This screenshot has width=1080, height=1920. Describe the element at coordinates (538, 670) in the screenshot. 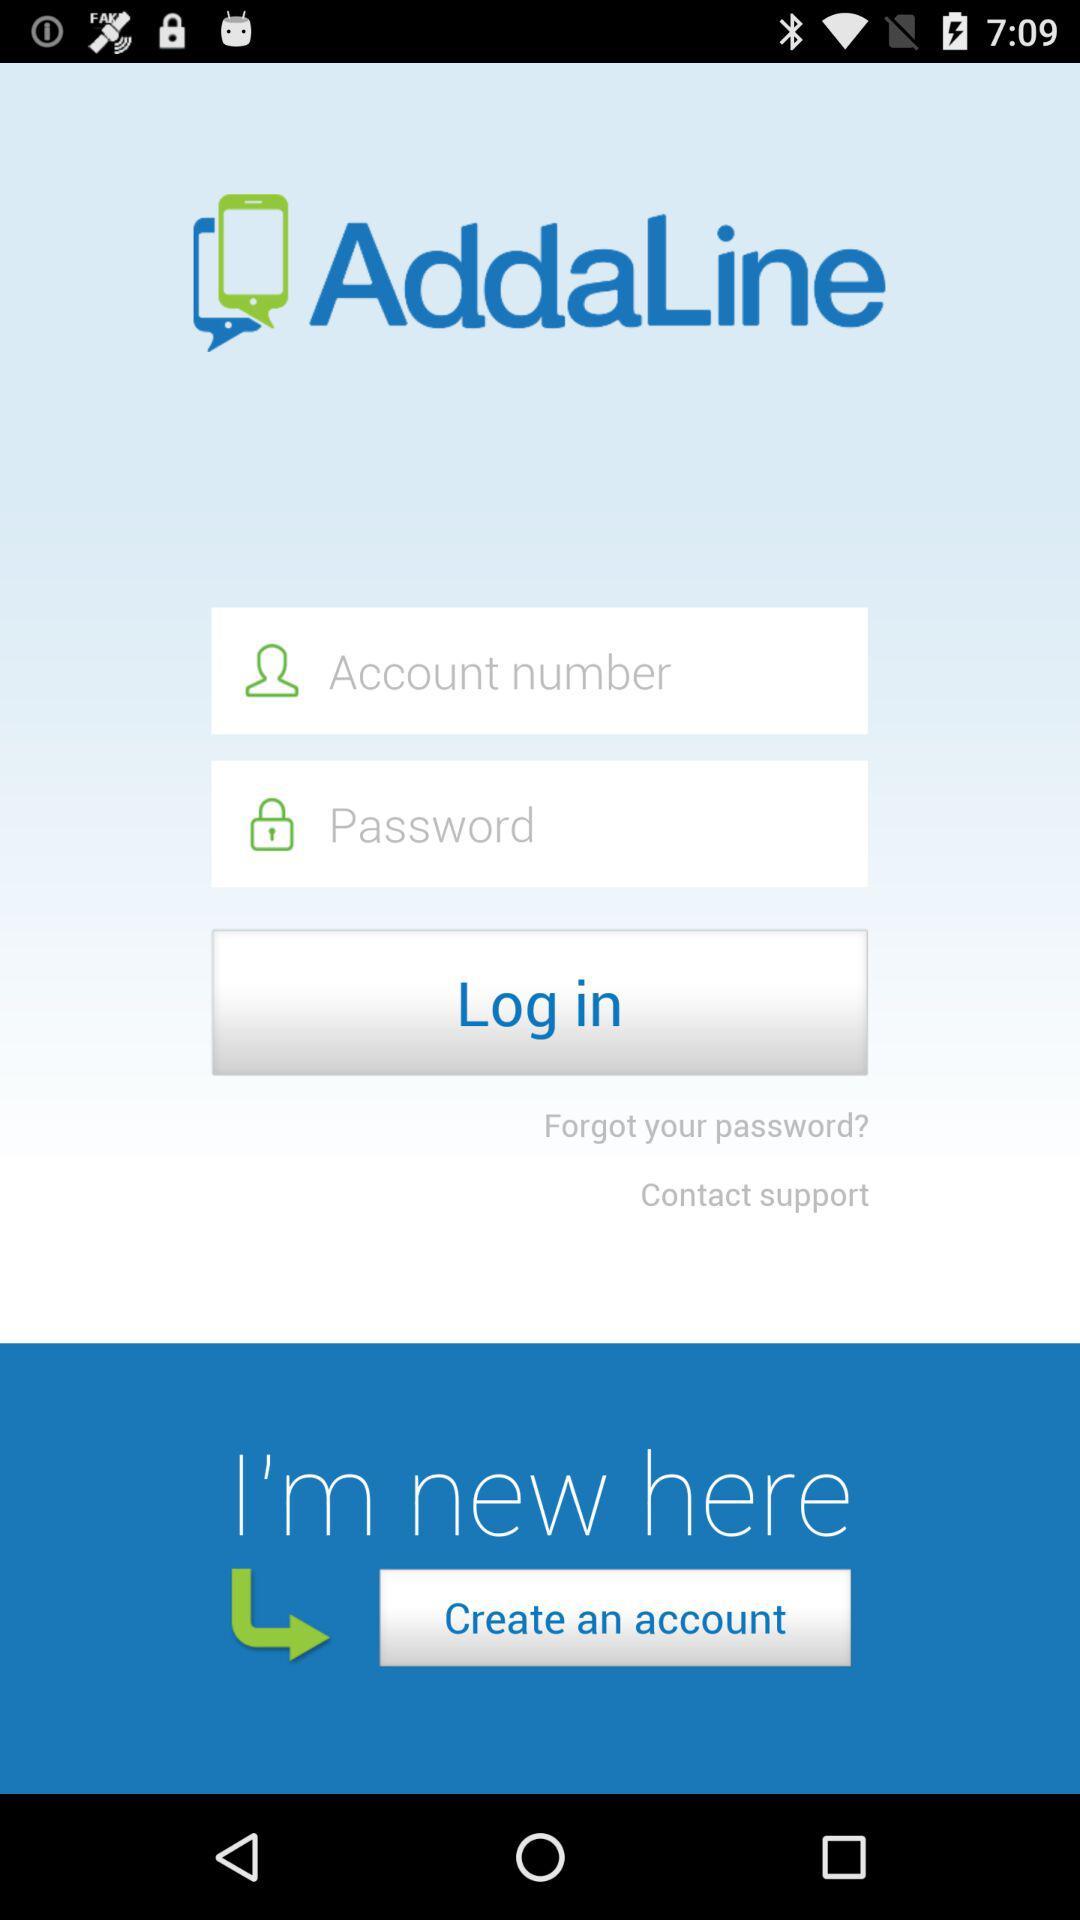

I see `account number text box` at that location.